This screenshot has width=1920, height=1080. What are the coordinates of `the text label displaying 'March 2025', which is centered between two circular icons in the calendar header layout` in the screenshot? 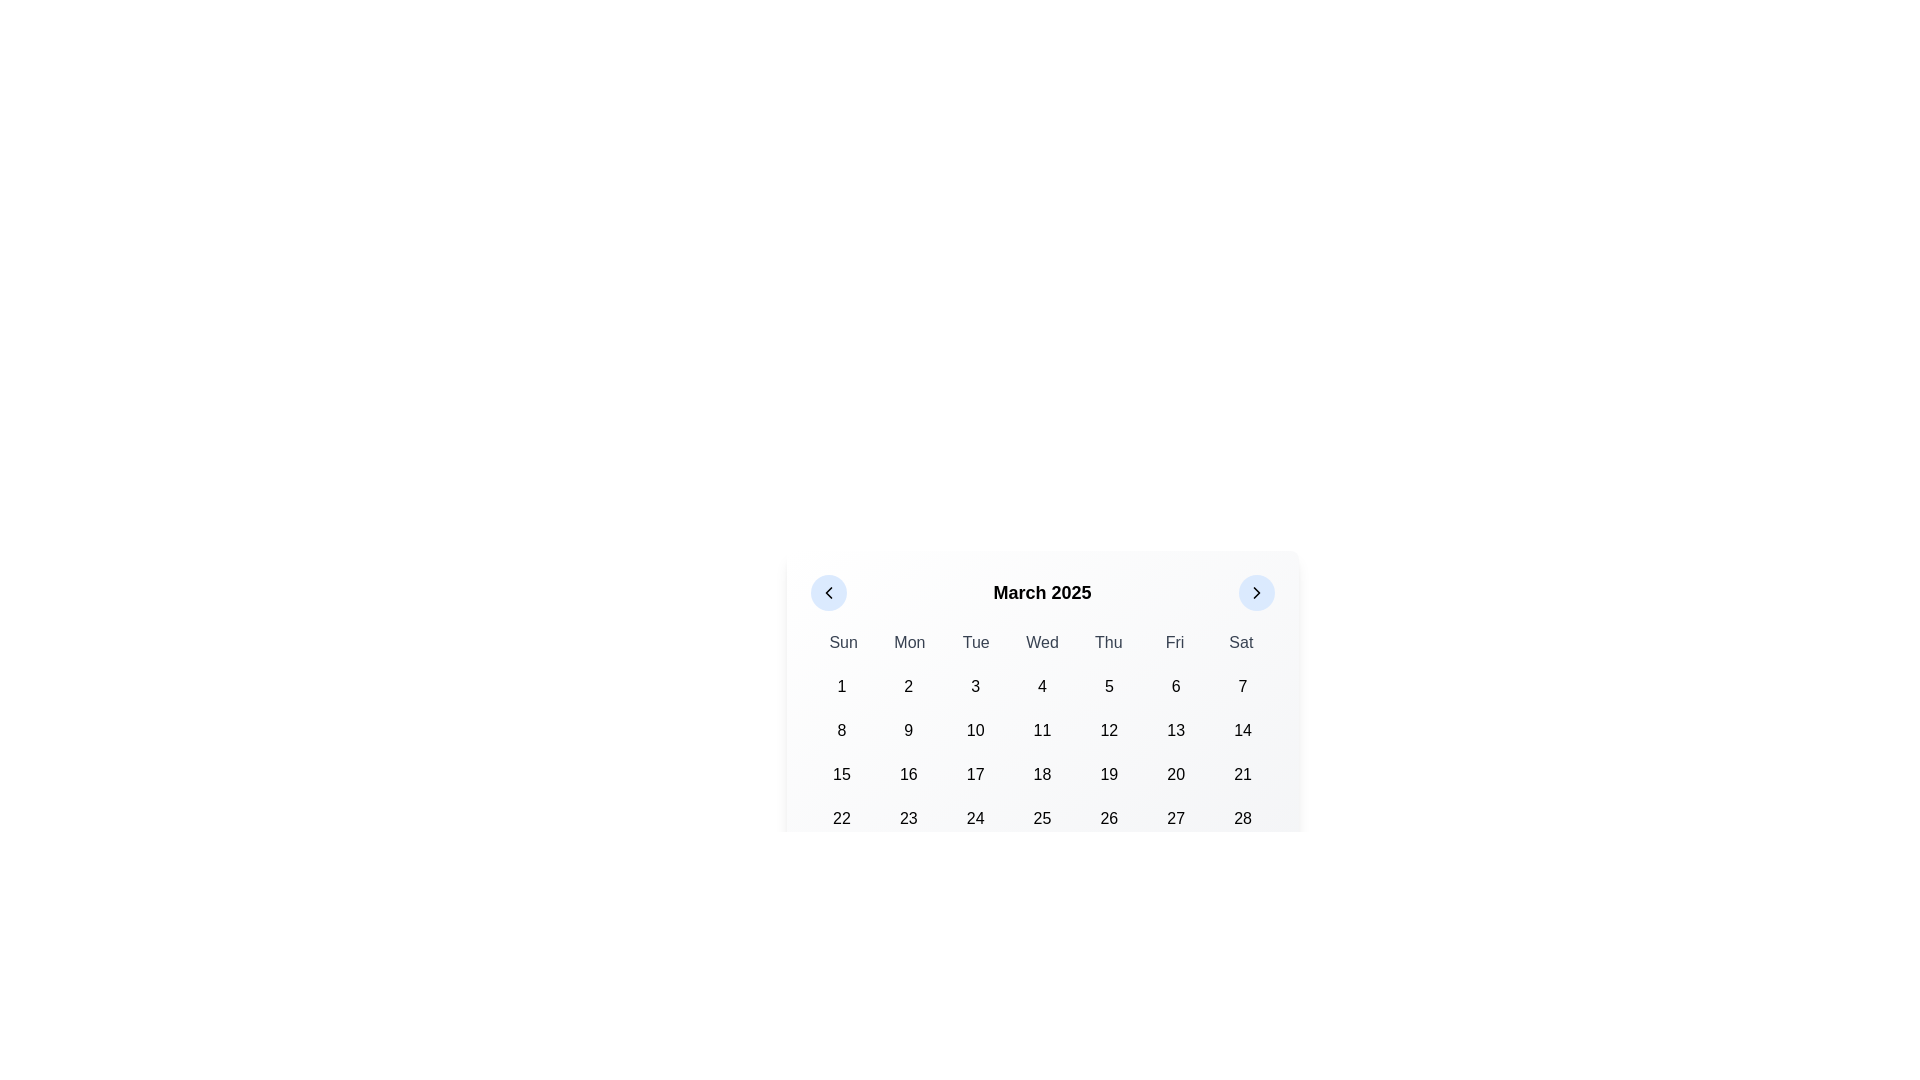 It's located at (1041, 592).